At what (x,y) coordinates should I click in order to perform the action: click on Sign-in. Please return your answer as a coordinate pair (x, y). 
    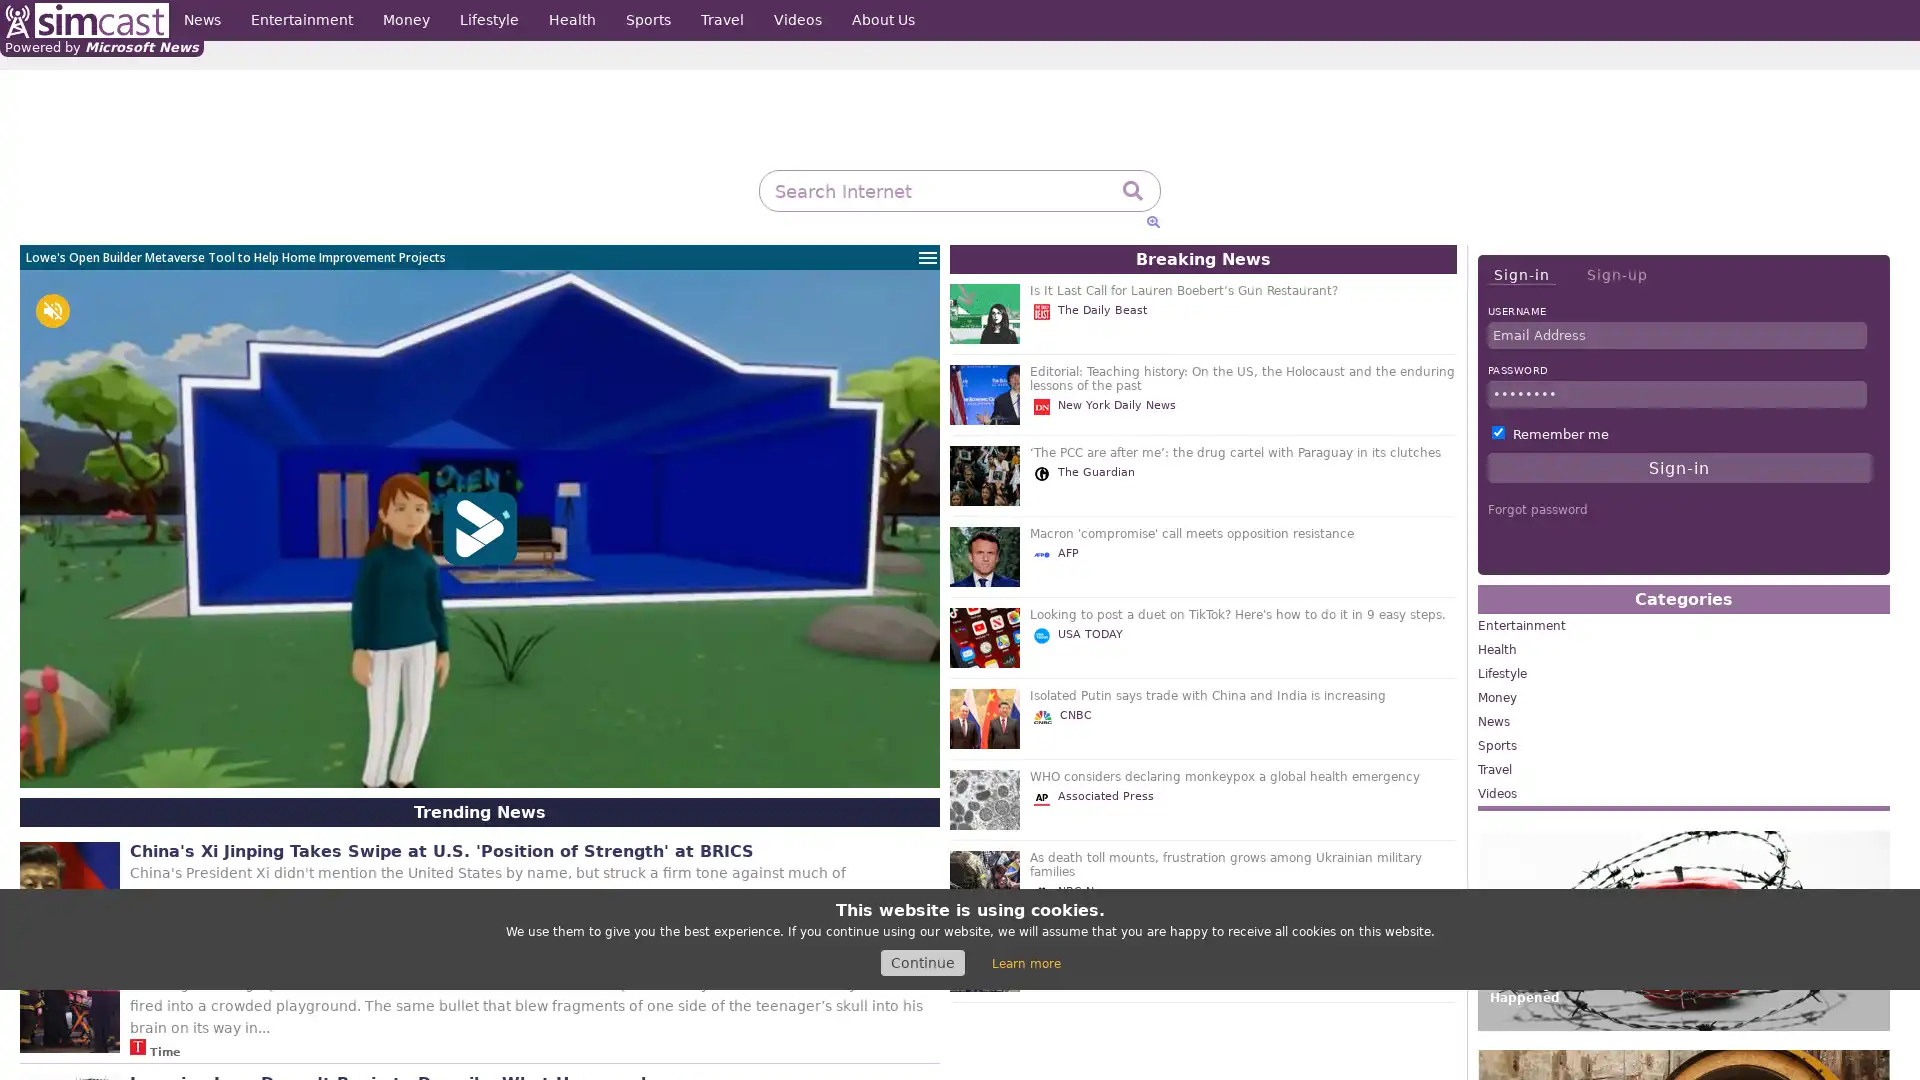
    Looking at the image, I should click on (1679, 467).